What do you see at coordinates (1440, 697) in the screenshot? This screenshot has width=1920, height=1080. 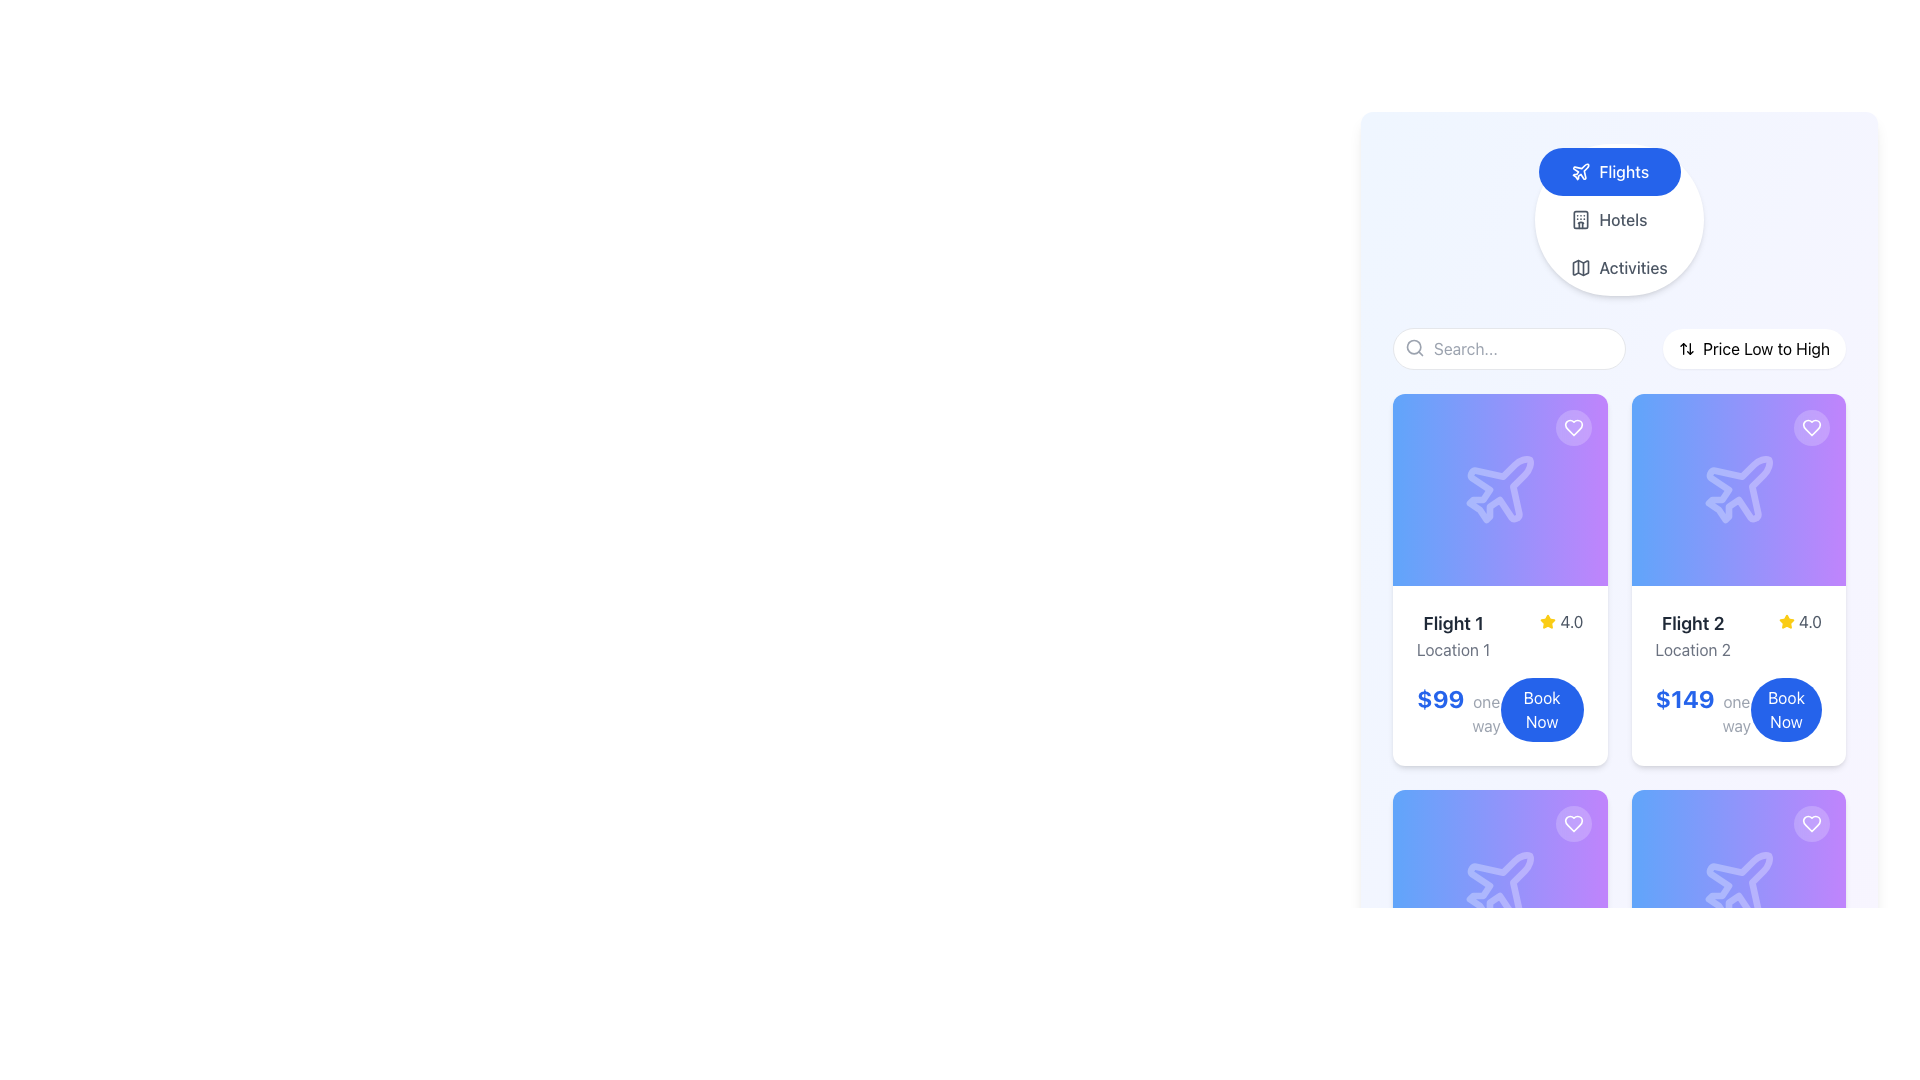 I see `the prominently styled text displaying '$99' in bold blue font, located on the top left of the 'Flight 1' card, to emphasize its importance as a label` at bounding box center [1440, 697].